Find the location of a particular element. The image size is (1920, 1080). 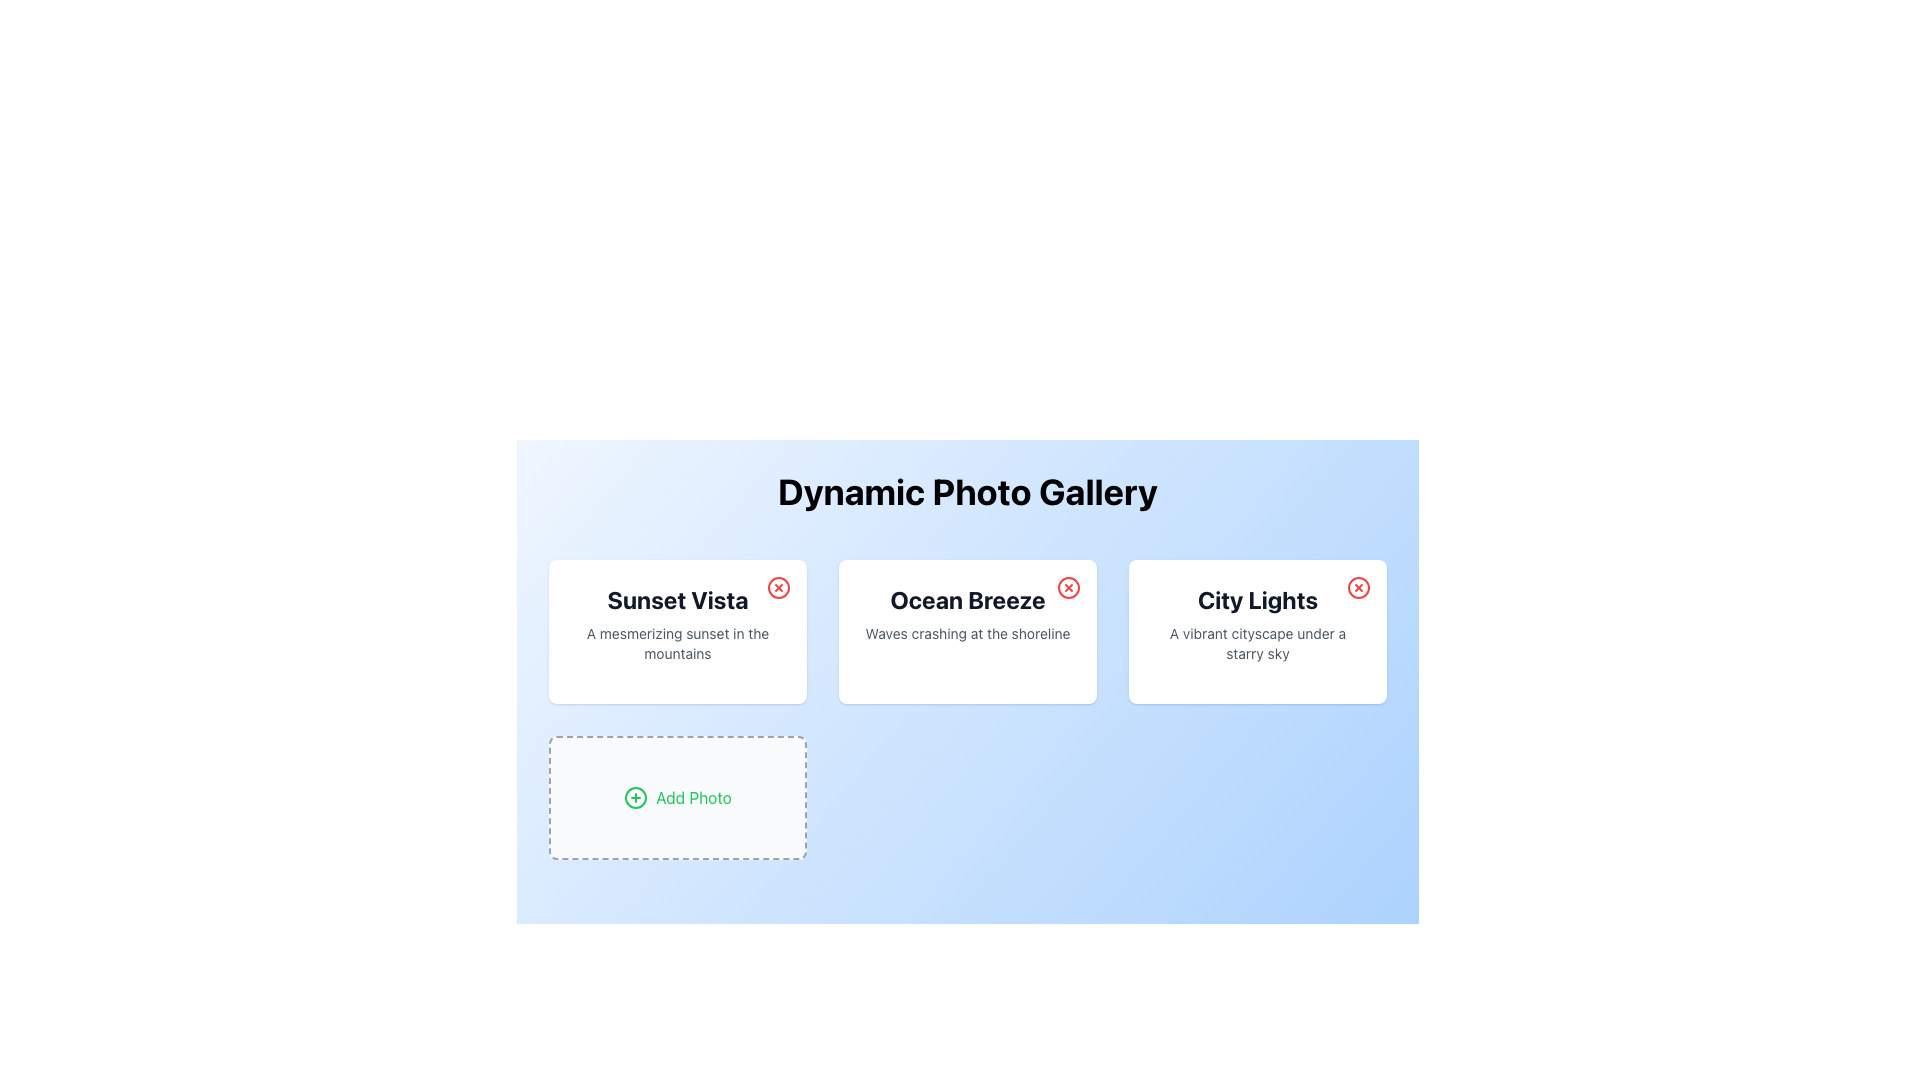

title 'City Lights' displayed in large, bold font at the top of the third card in the photo gallery section is located at coordinates (1256, 599).